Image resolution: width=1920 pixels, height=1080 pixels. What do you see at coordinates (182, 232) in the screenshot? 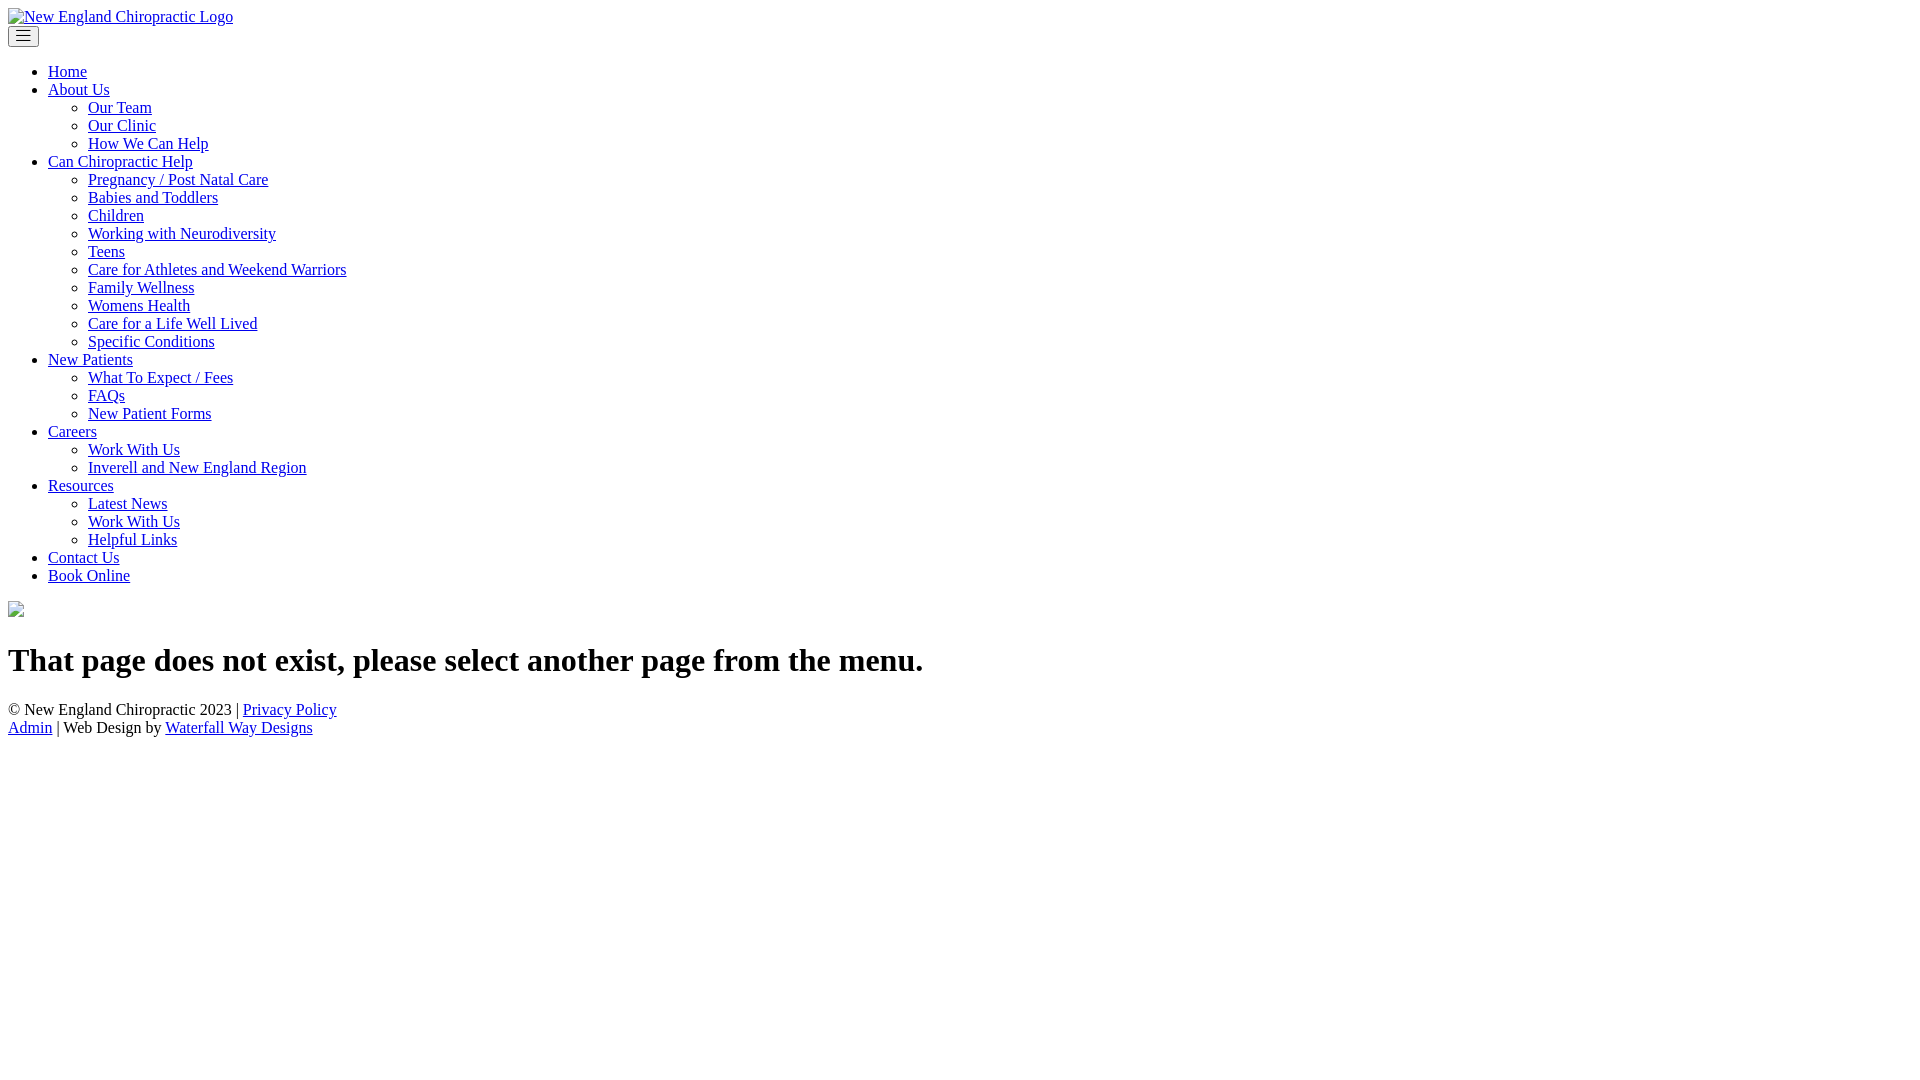
I see `'Working with Neurodiversity'` at bounding box center [182, 232].